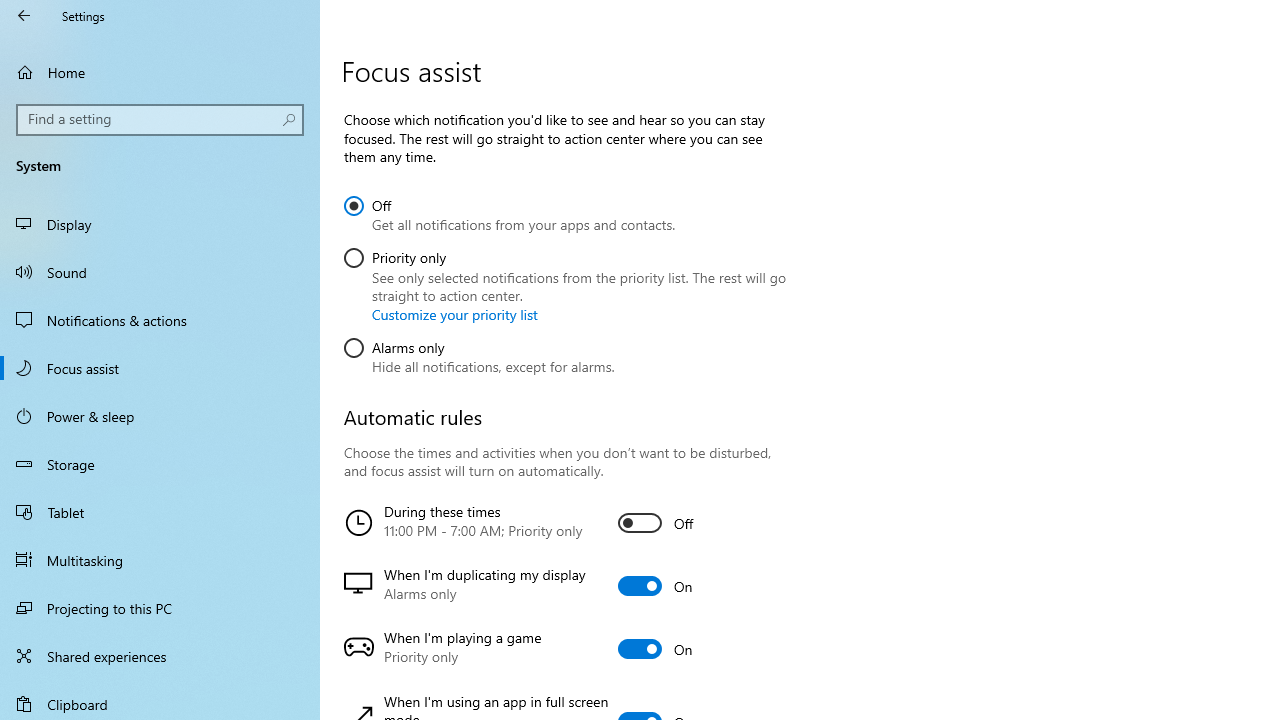 Image resolution: width=1280 pixels, height=720 pixels. I want to click on 'Customize your priority list', so click(454, 314).